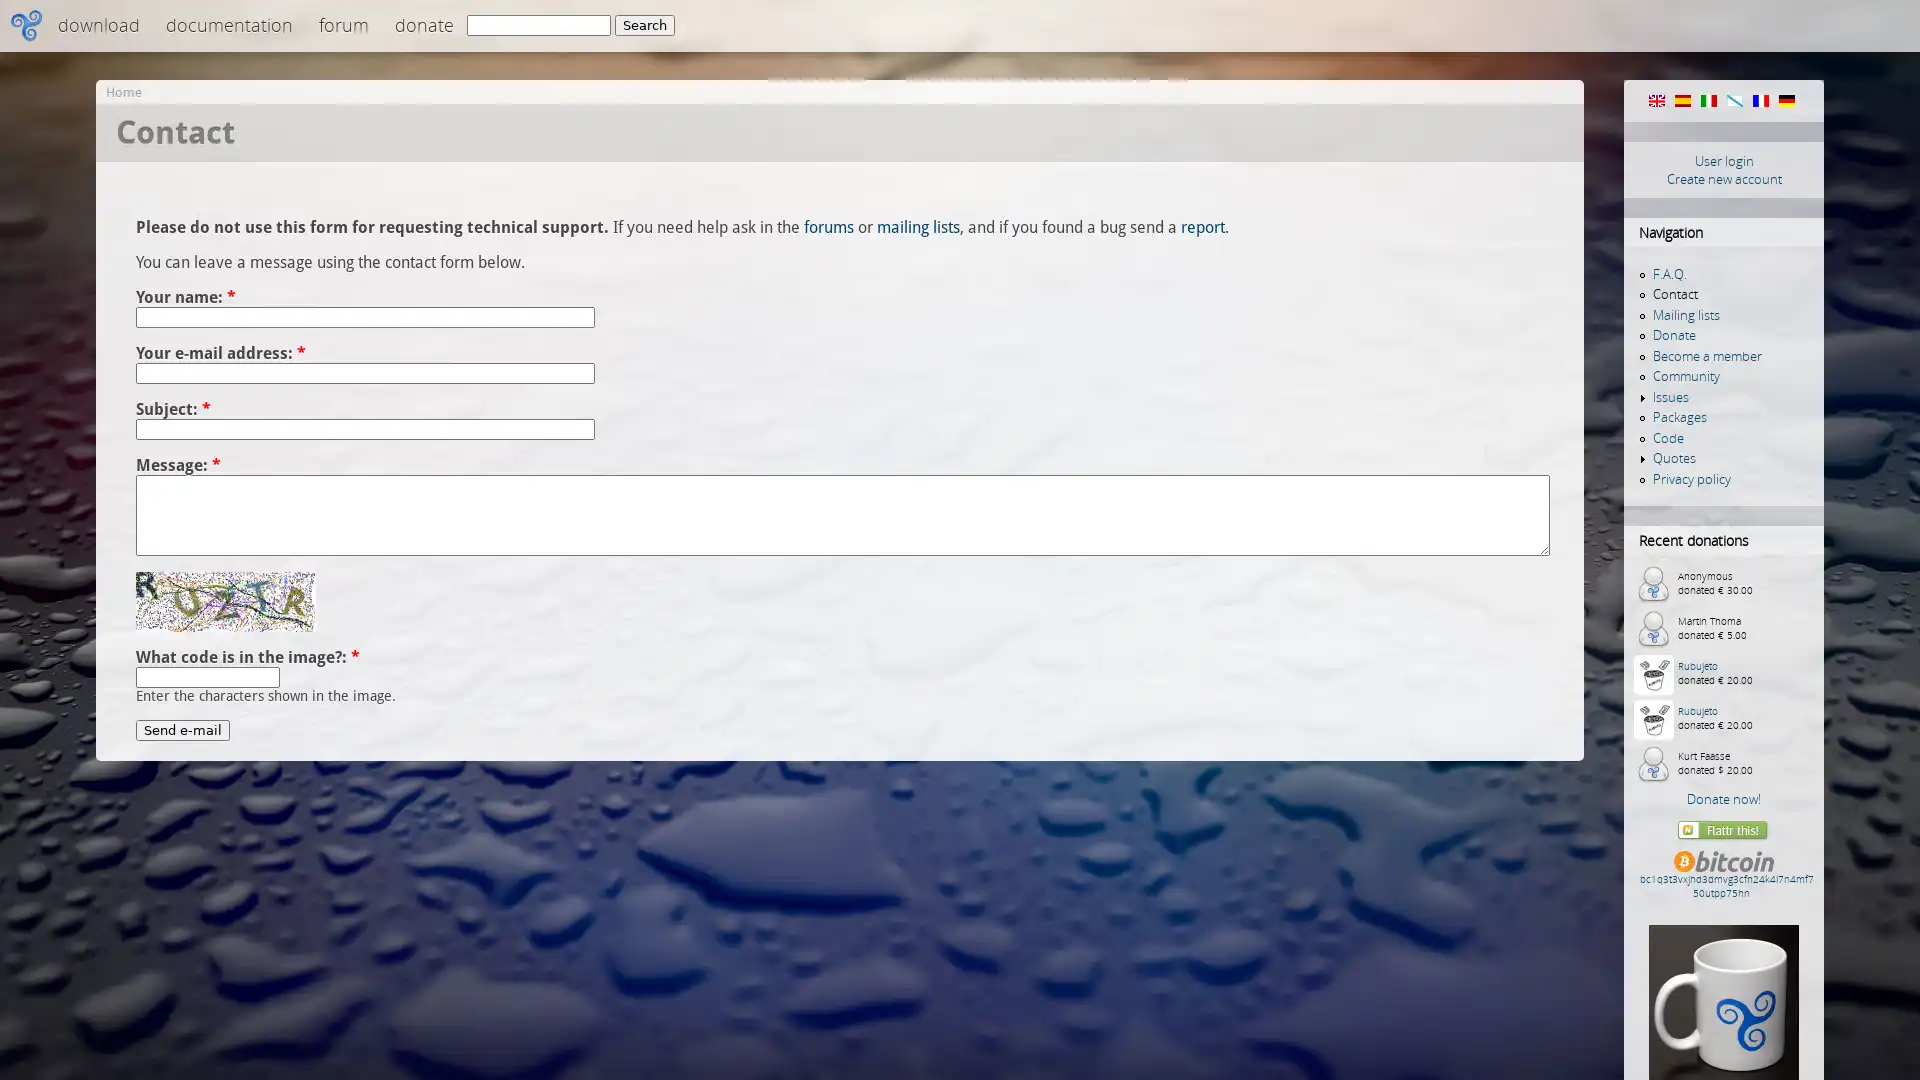 The height and width of the screenshot is (1080, 1920). I want to click on Send e-mail, so click(182, 730).